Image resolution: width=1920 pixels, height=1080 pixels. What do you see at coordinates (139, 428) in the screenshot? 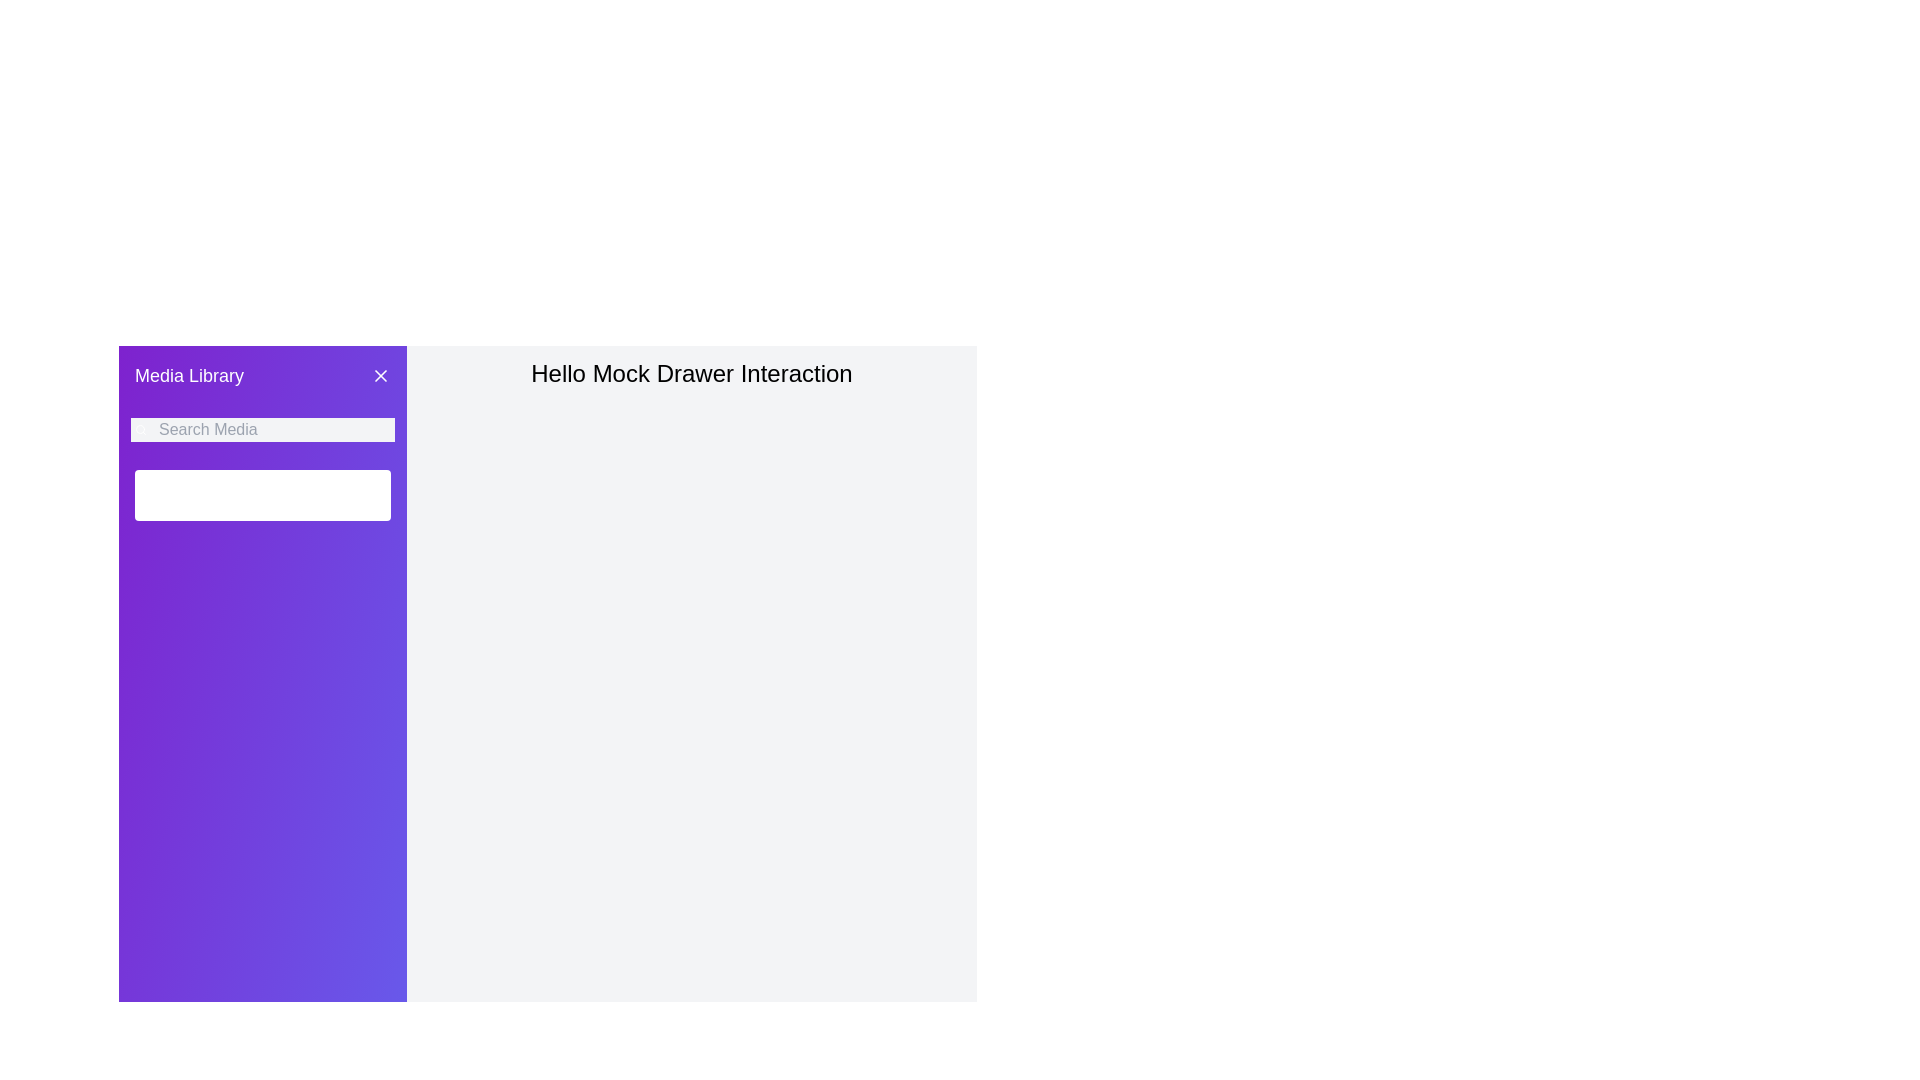
I see `the search icon located at the left of the input field, which represents the search functionality` at bounding box center [139, 428].